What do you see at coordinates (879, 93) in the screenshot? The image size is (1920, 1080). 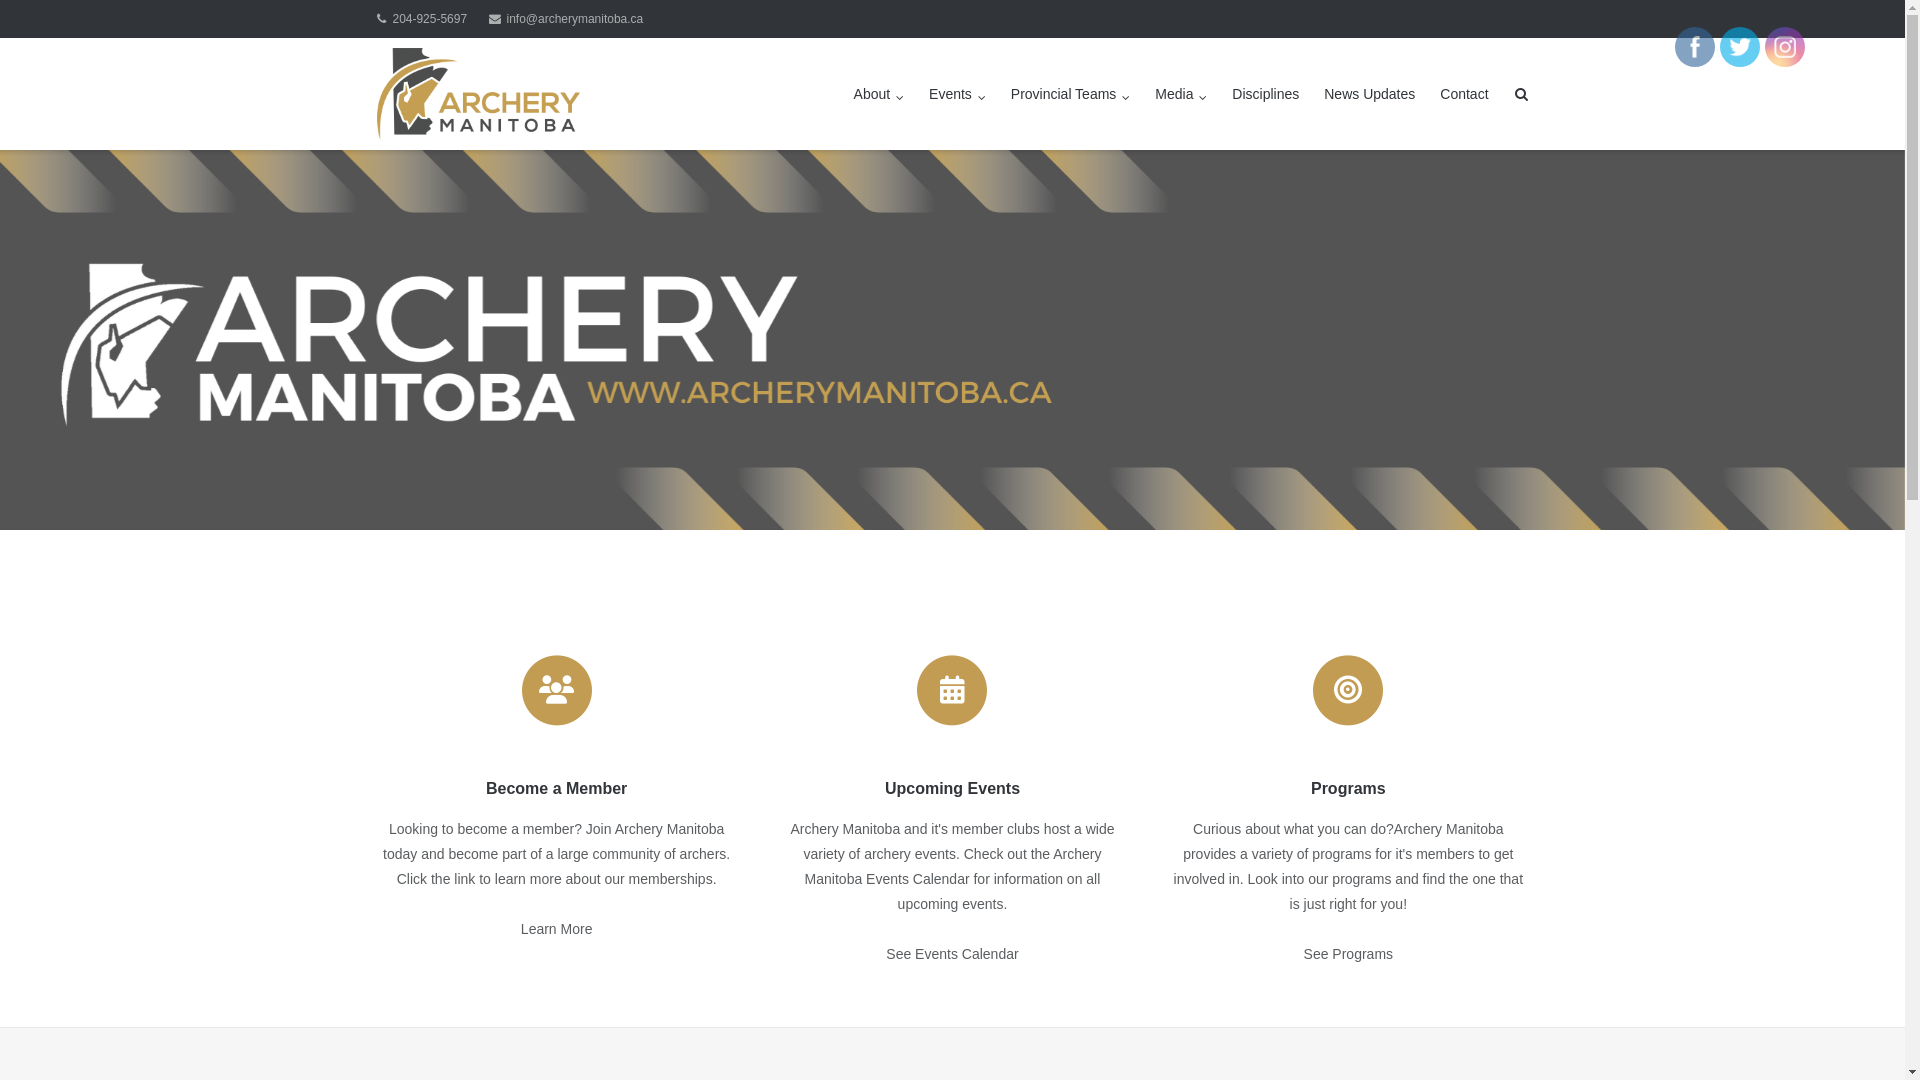 I see `'About'` at bounding box center [879, 93].